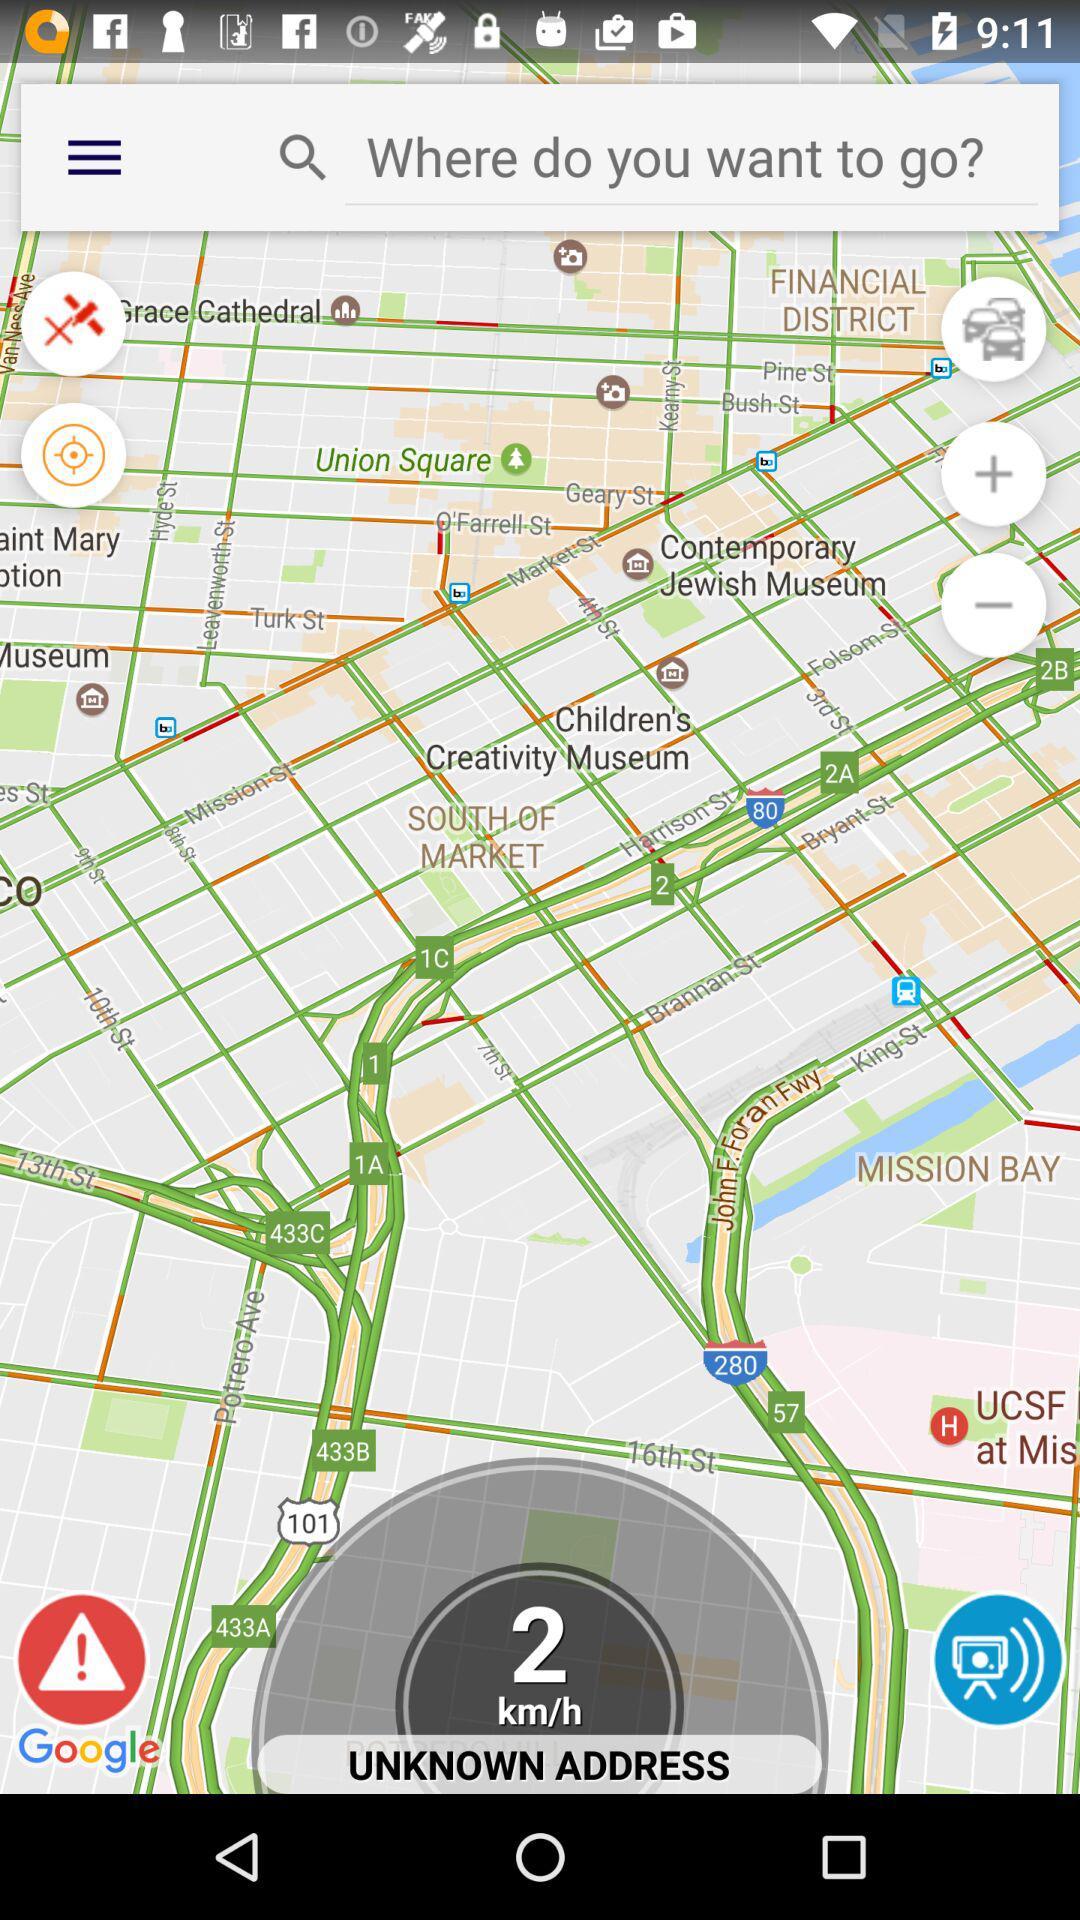 The image size is (1080, 1920). What do you see at coordinates (993, 473) in the screenshot?
I see `zoom into the map` at bounding box center [993, 473].